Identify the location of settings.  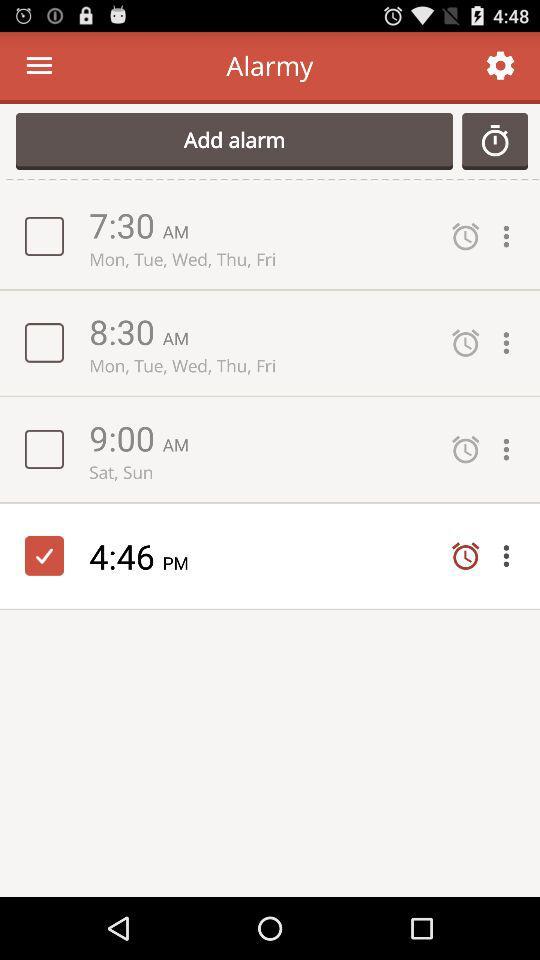
(511, 449).